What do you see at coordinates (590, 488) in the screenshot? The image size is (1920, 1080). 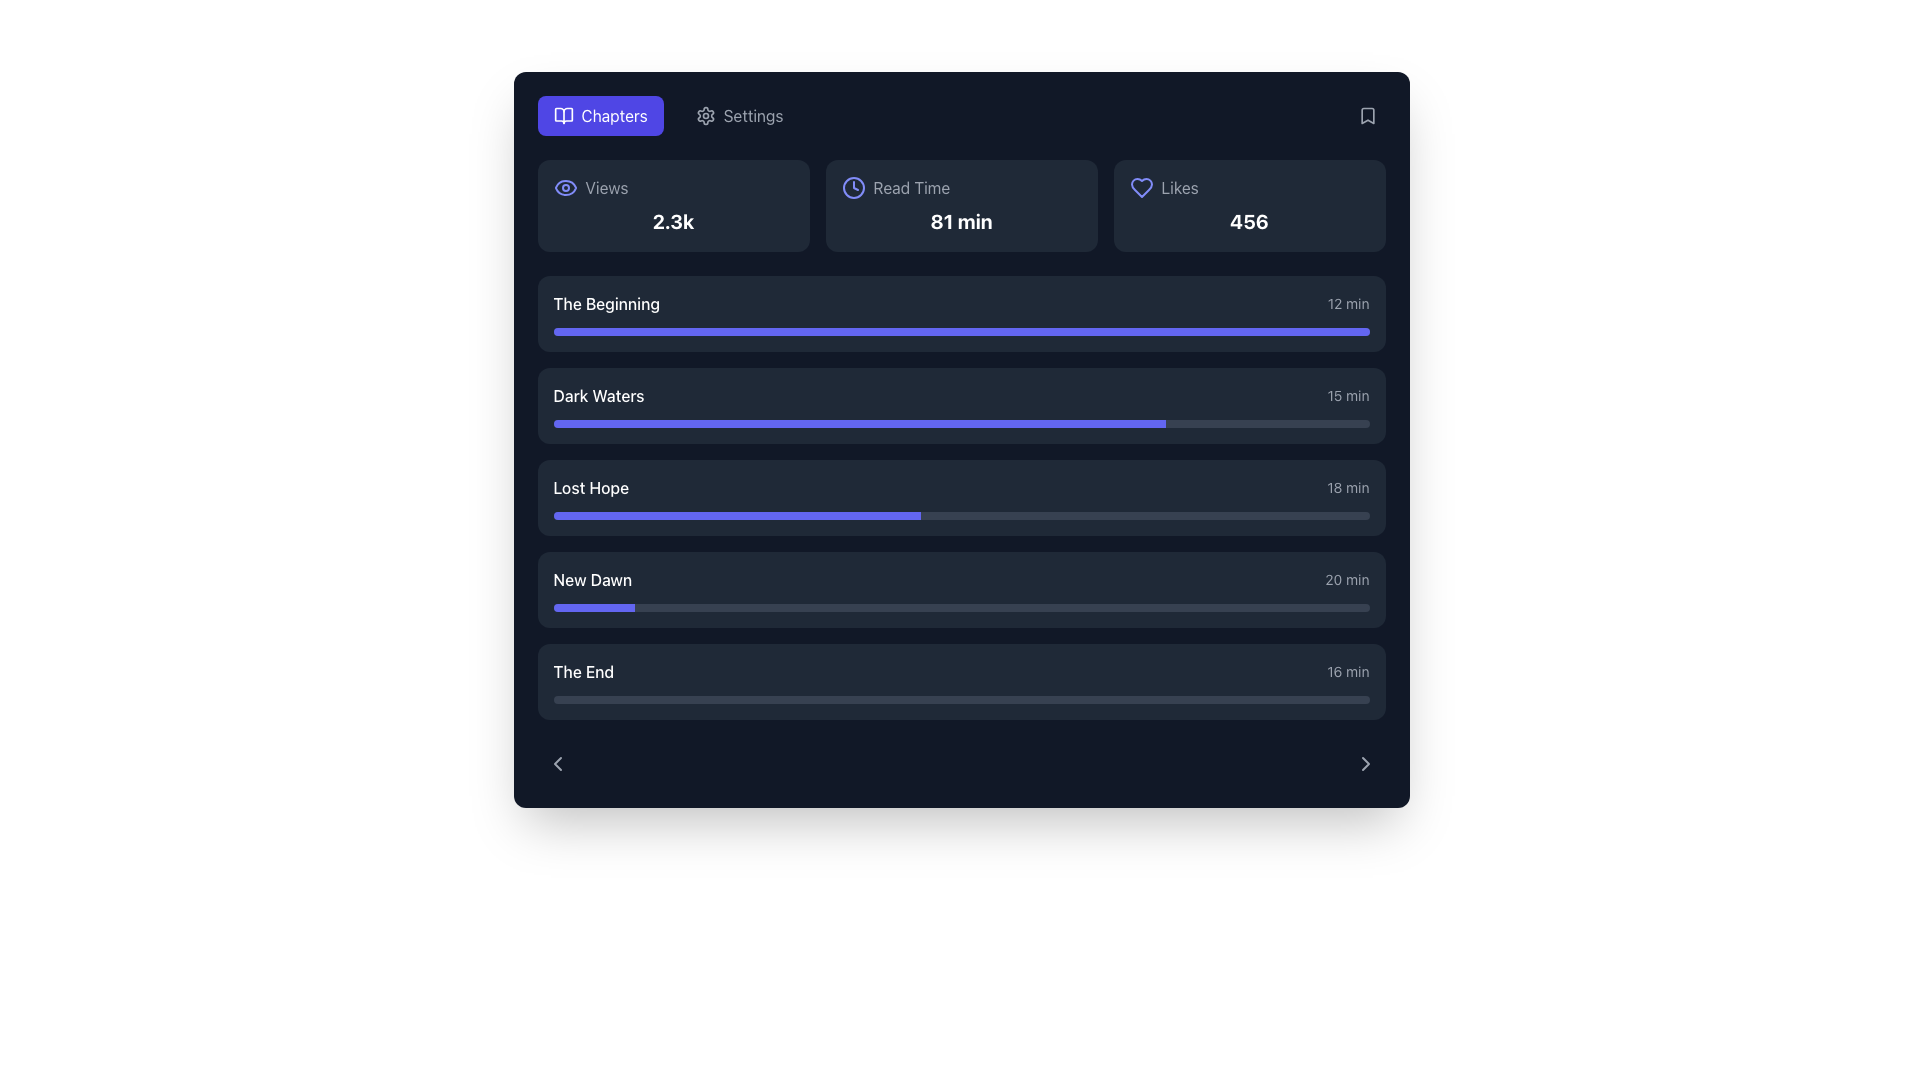 I see `text from the label displaying 'Lost Hope', which is located in the third row of a vertically stacked list, positioned to the left of the 18-min indicator` at bounding box center [590, 488].